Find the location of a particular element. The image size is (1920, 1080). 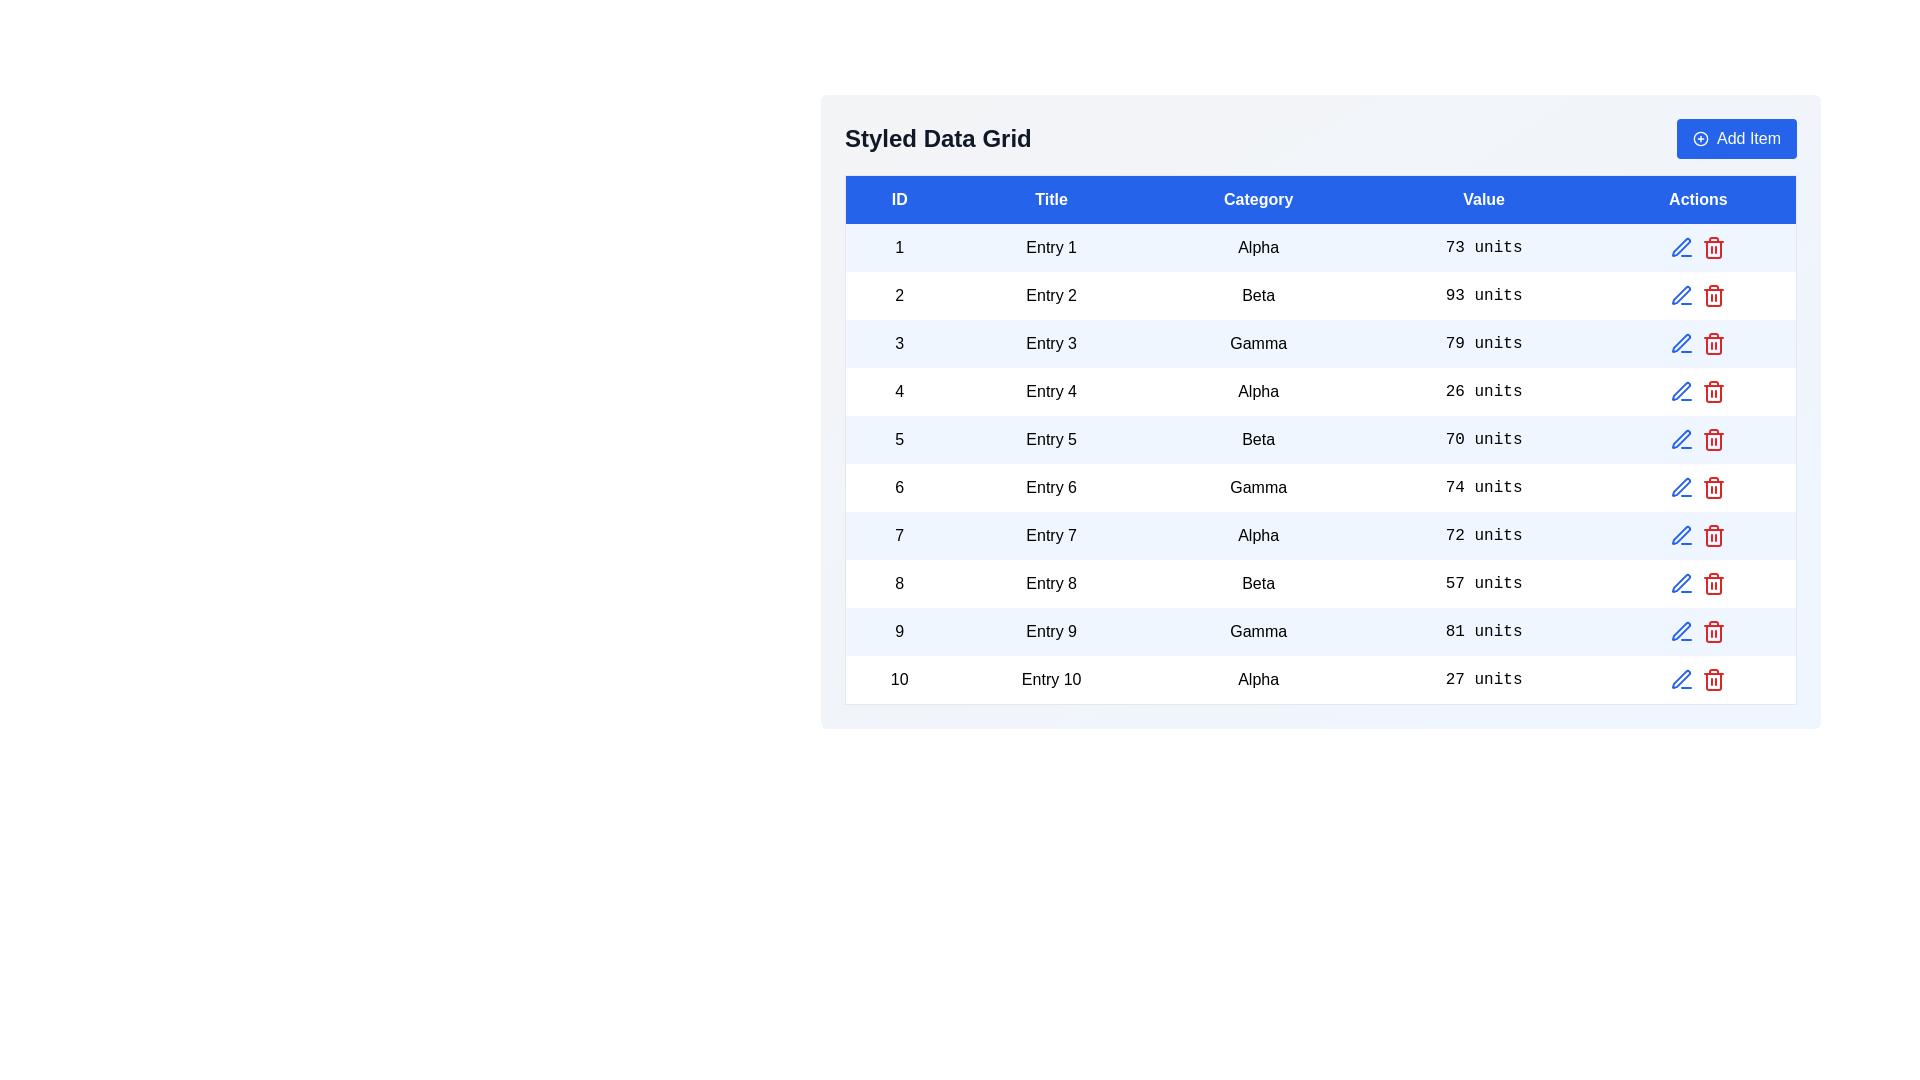

the column header Title to sort the table is located at coordinates (1050, 199).